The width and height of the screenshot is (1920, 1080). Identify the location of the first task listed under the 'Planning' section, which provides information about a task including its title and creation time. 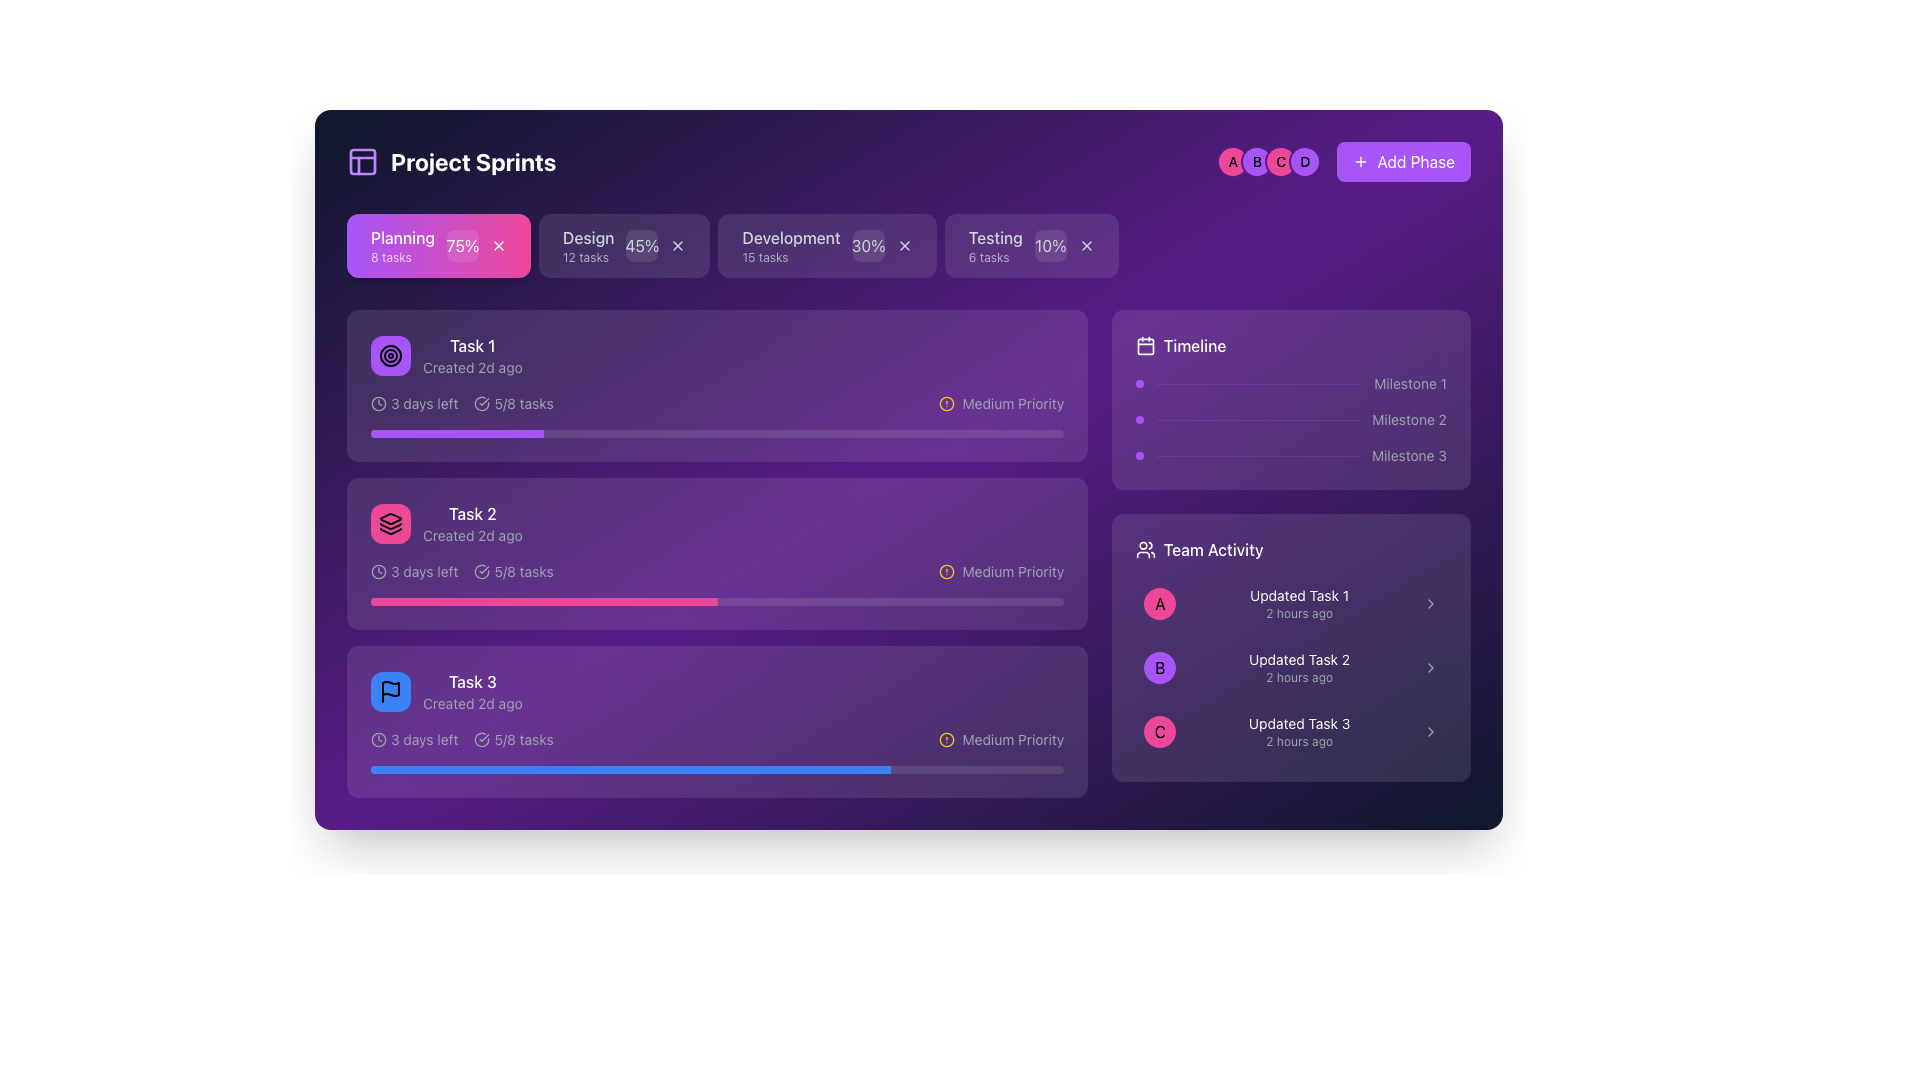
(445, 354).